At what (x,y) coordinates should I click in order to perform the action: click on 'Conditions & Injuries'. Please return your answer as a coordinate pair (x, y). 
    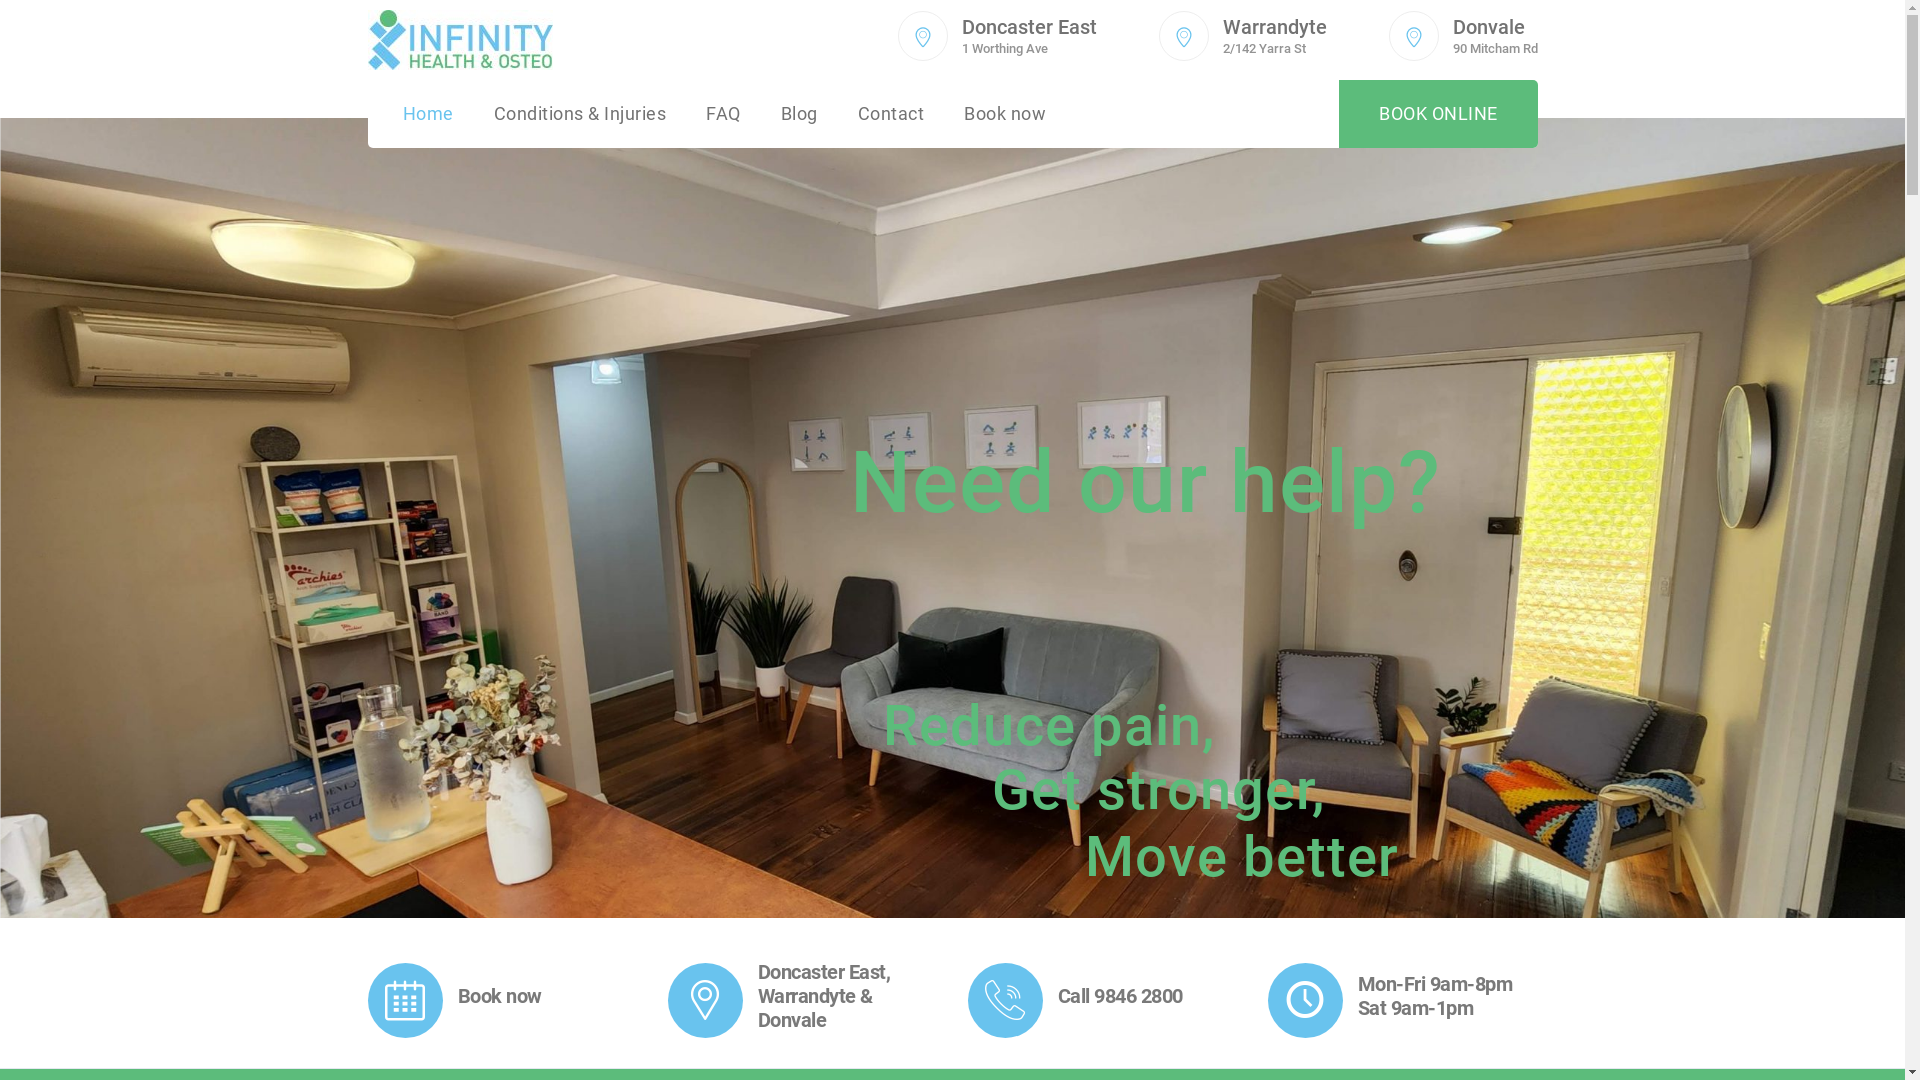
    Looking at the image, I should click on (579, 114).